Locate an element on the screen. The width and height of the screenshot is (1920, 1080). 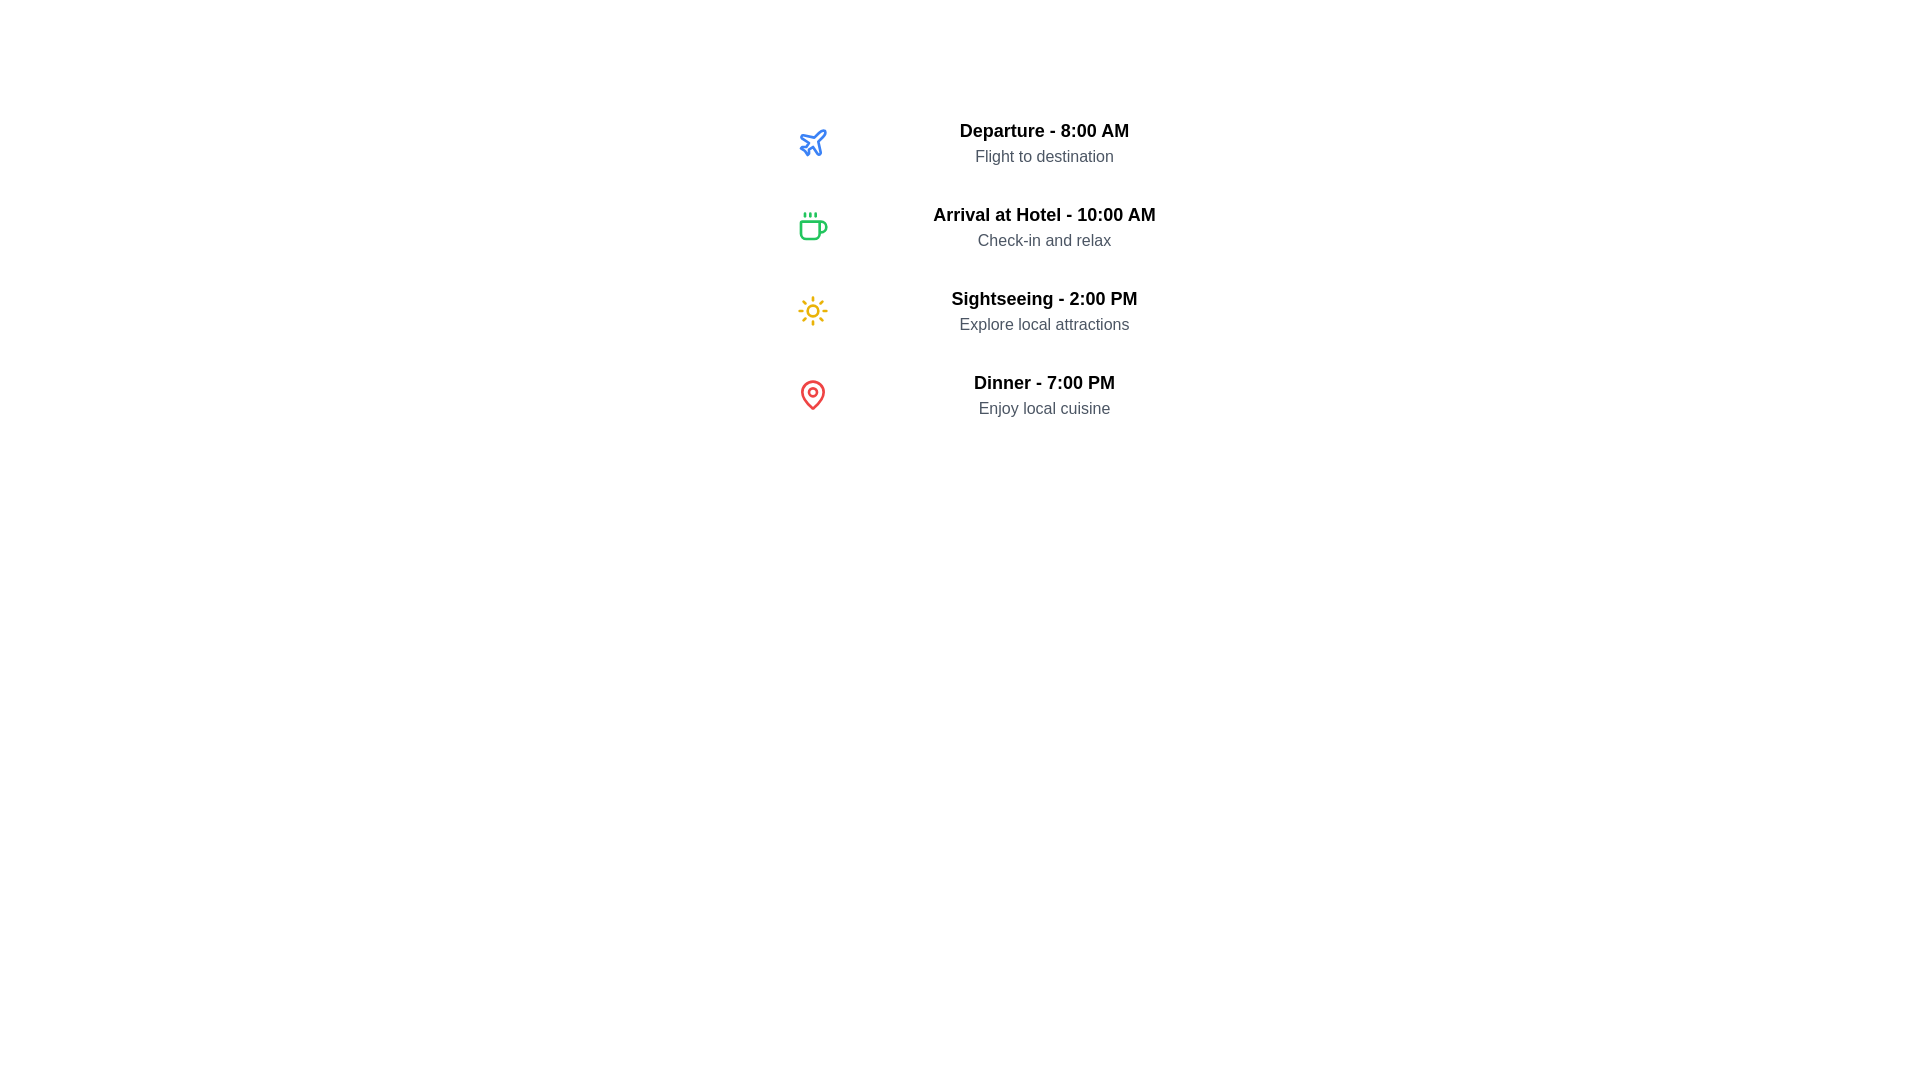
the blue airplane-shaped icon in the SVG graphic located to the left of the text 'Departure - 8:00 AM' is located at coordinates (812, 141).